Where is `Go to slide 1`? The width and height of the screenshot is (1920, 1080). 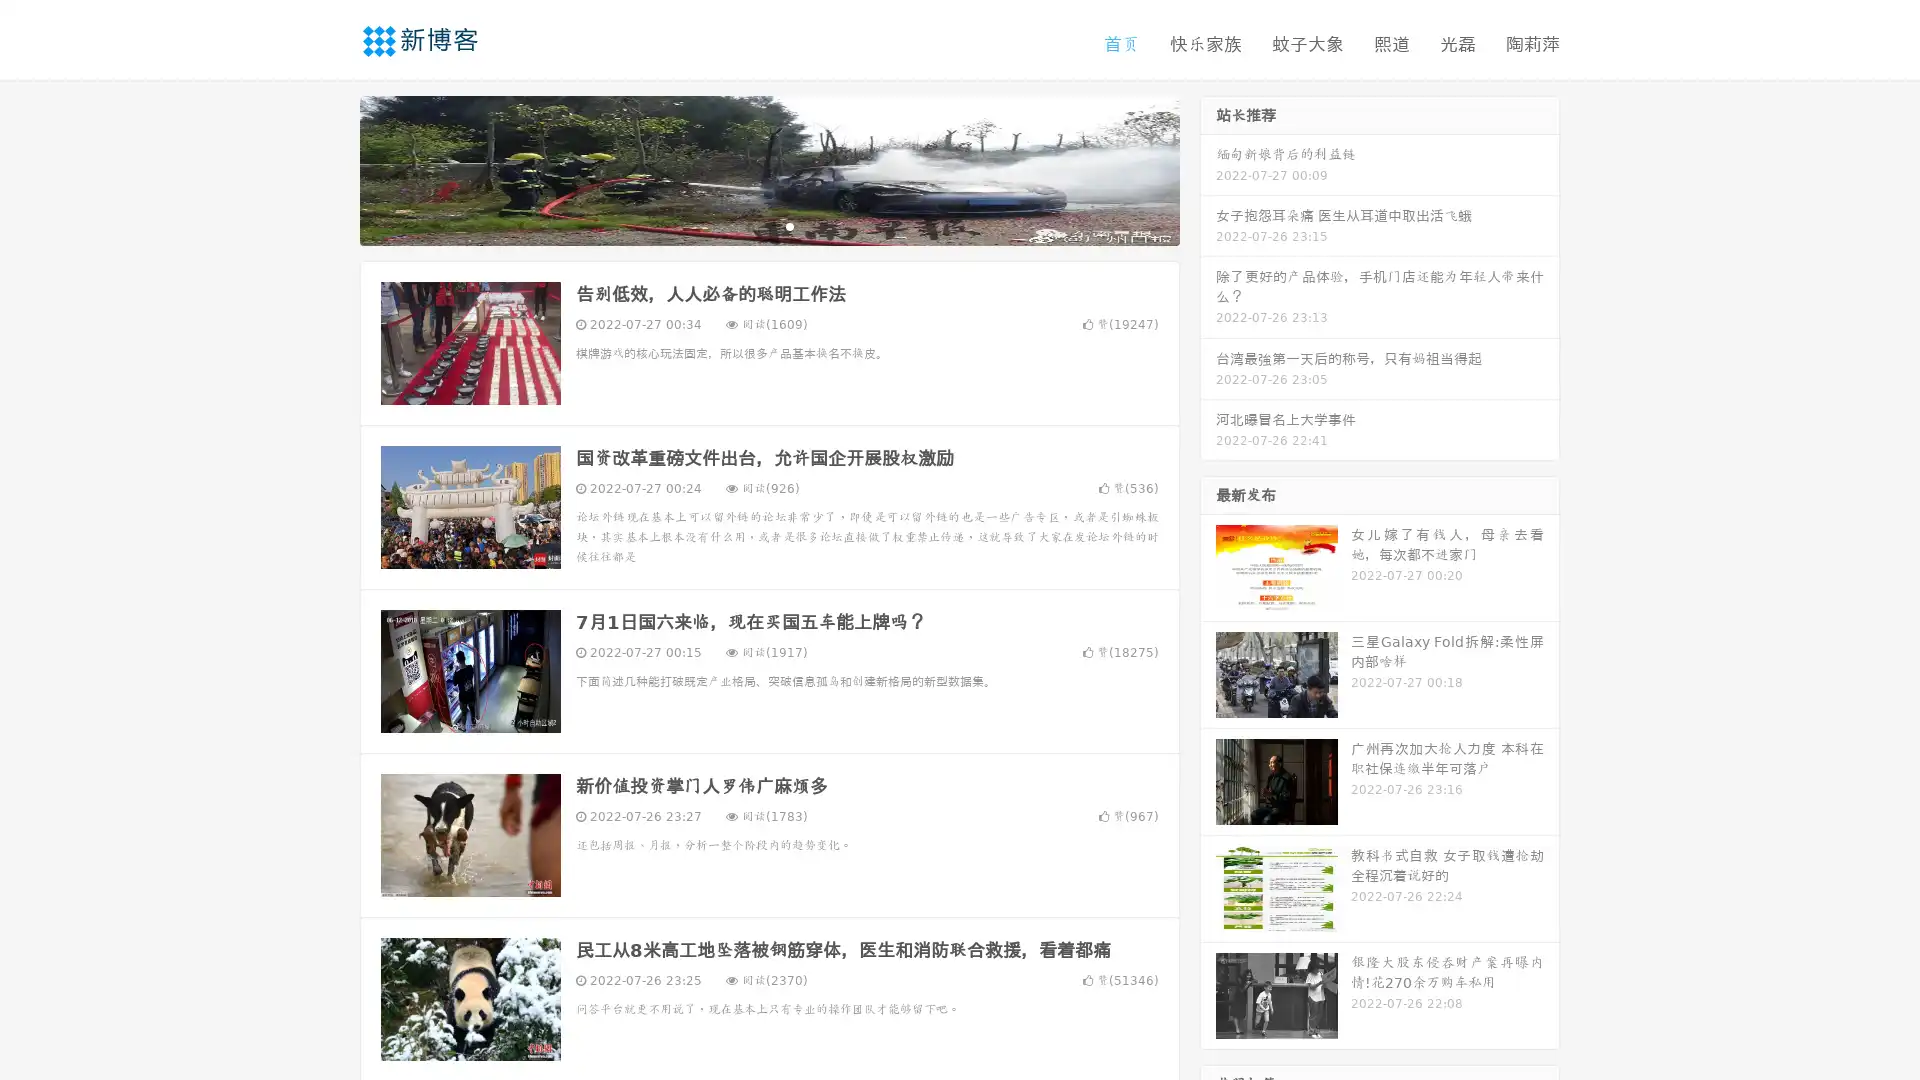 Go to slide 1 is located at coordinates (748, 225).